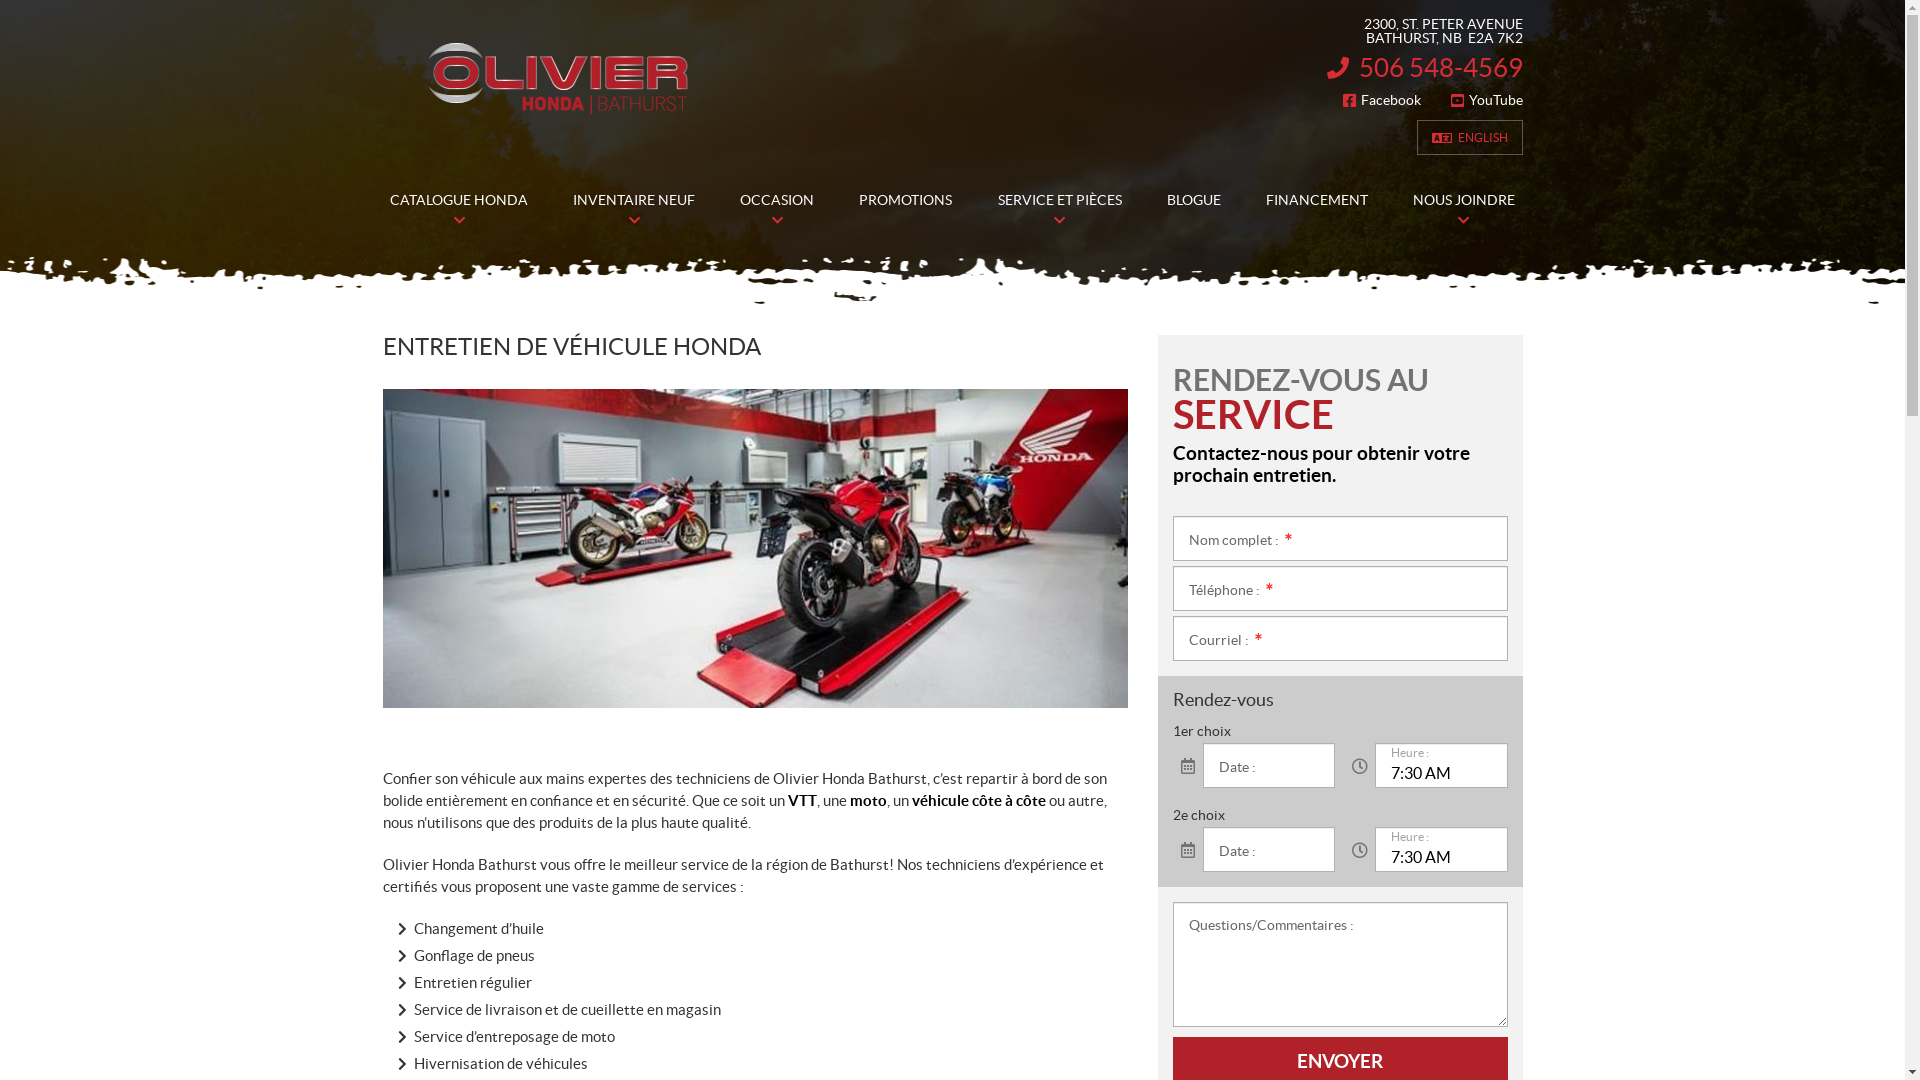 This screenshot has height=1080, width=1920. What do you see at coordinates (1193, 200) in the screenshot?
I see `'BLOGUE'` at bounding box center [1193, 200].